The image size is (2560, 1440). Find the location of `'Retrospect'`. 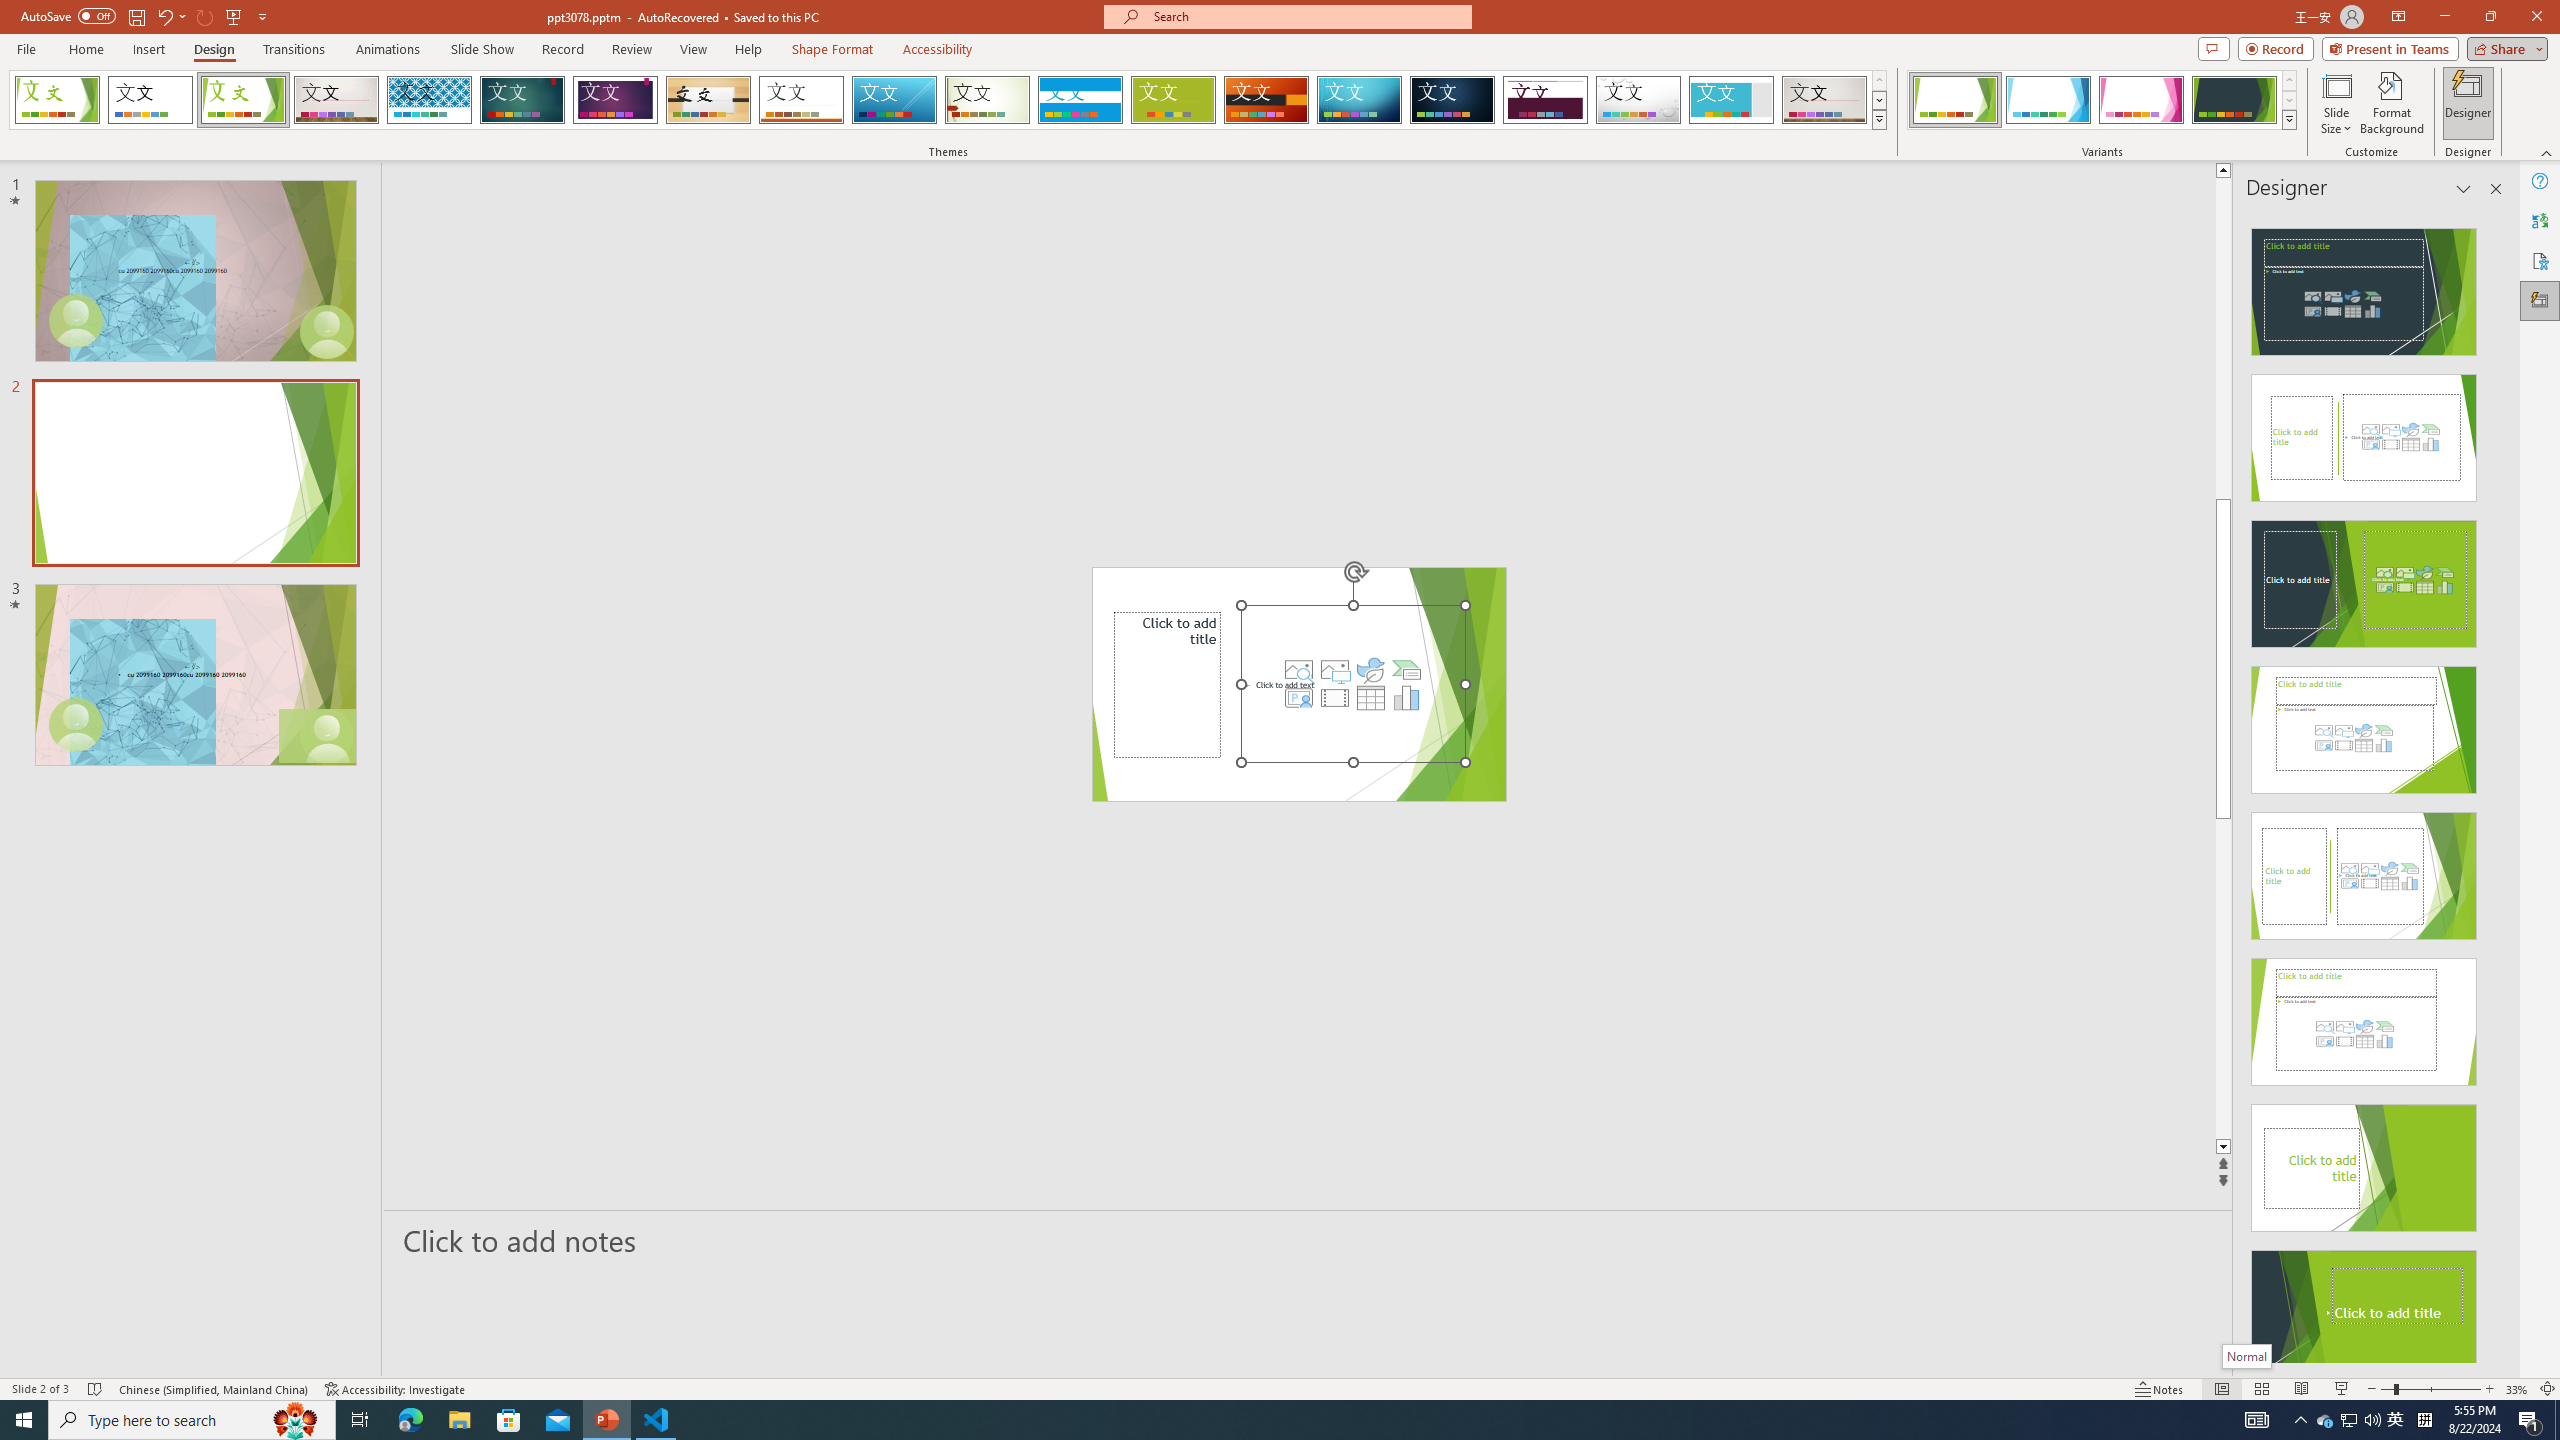

'Retrospect' is located at coordinates (800, 99).